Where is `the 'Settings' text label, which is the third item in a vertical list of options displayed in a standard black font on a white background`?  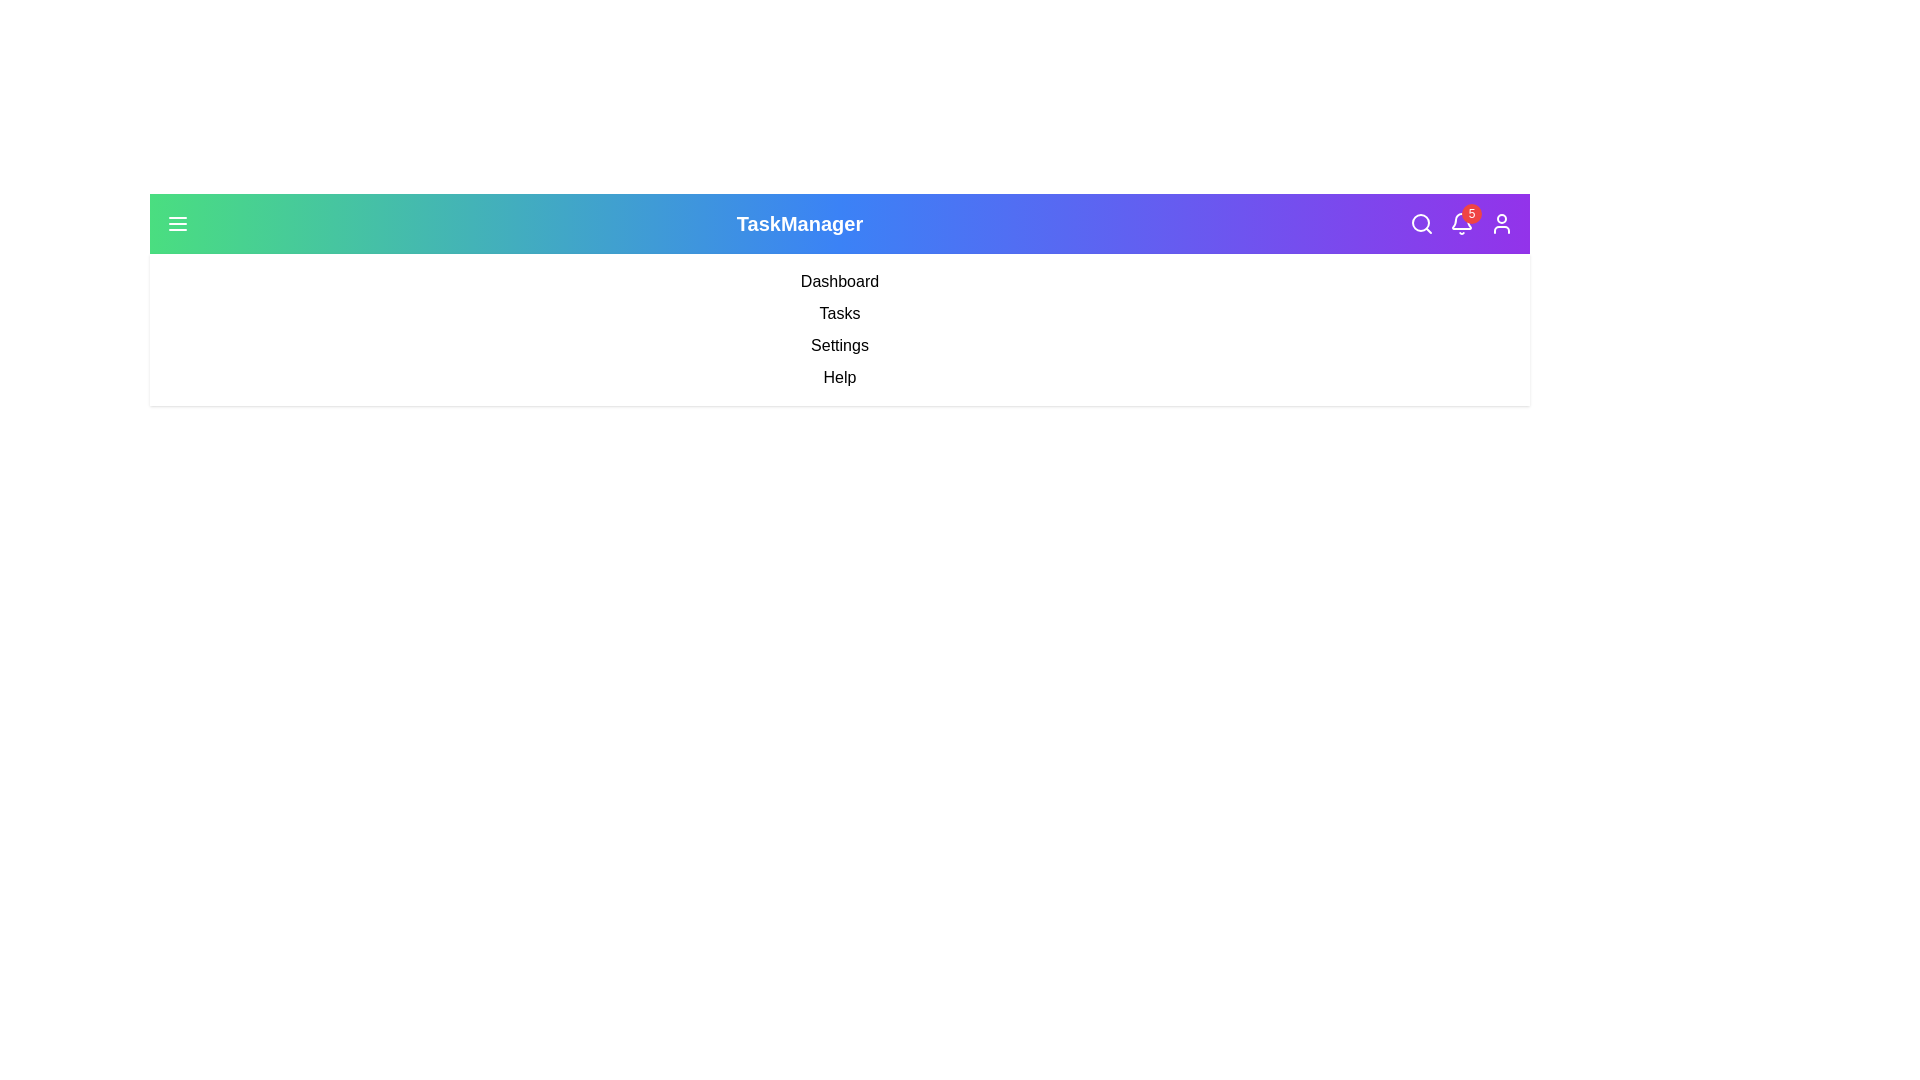 the 'Settings' text label, which is the third item in a vertical list of options displayed in a standard black font on a white background is located at coordinates (840, 345).